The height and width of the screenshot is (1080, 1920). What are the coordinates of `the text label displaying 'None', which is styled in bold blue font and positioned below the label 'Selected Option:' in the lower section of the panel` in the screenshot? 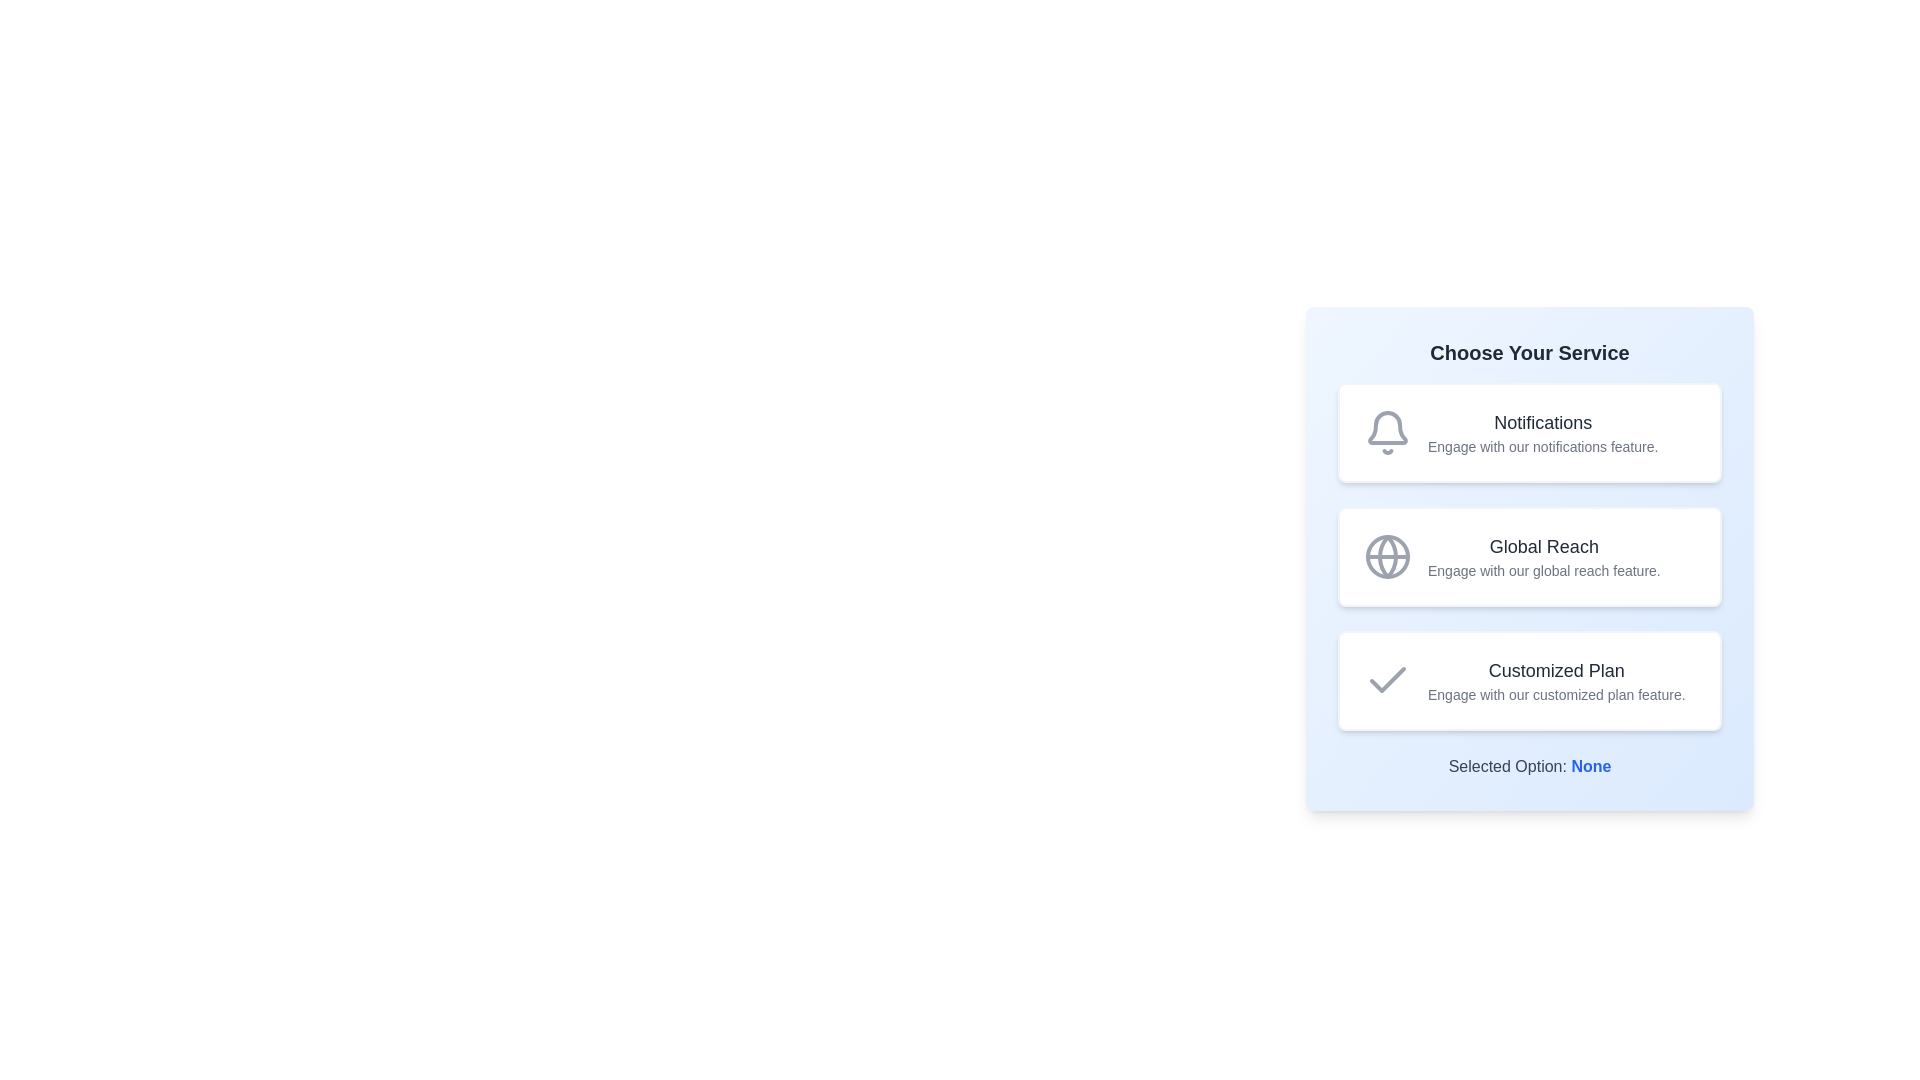 It's located at (1590, 765).